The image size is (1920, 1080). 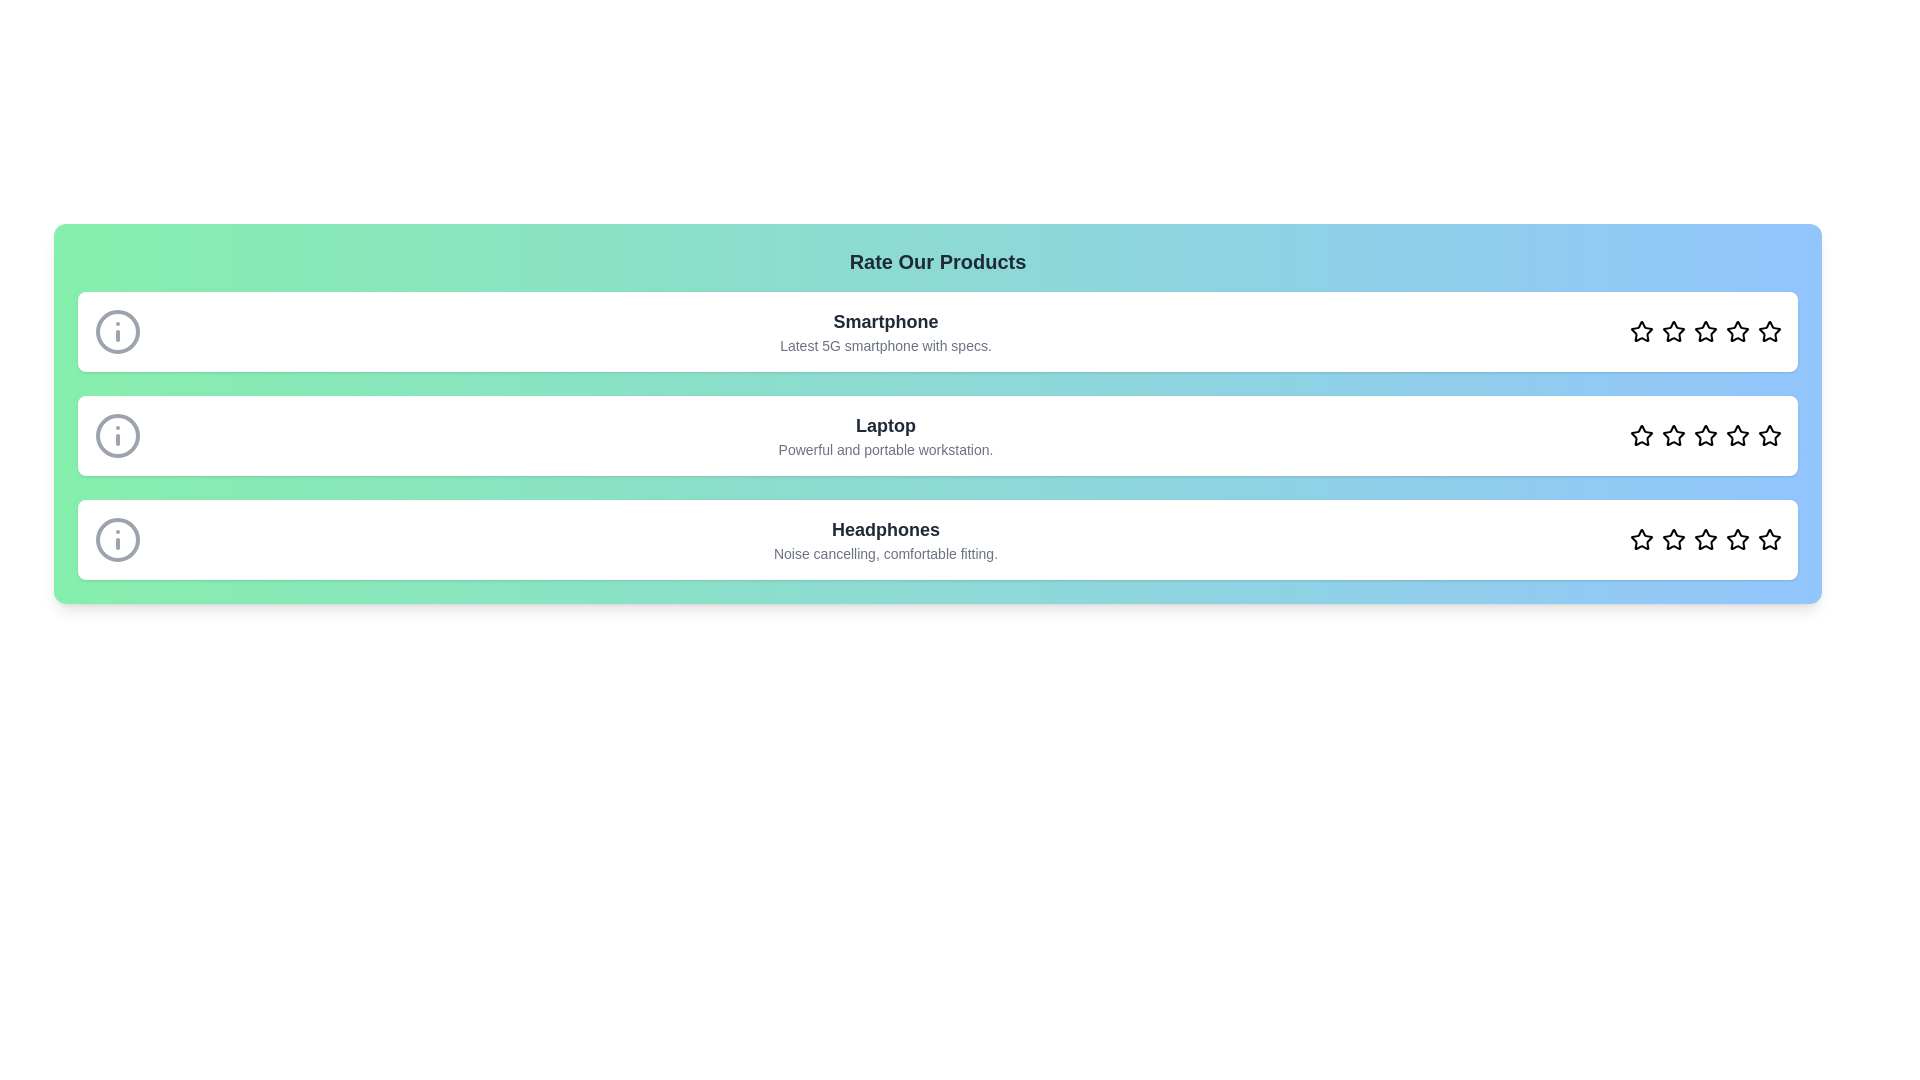 I want to click on the first star rating icon in the rating system for 'Headphones', so click(x=1641, y=538).